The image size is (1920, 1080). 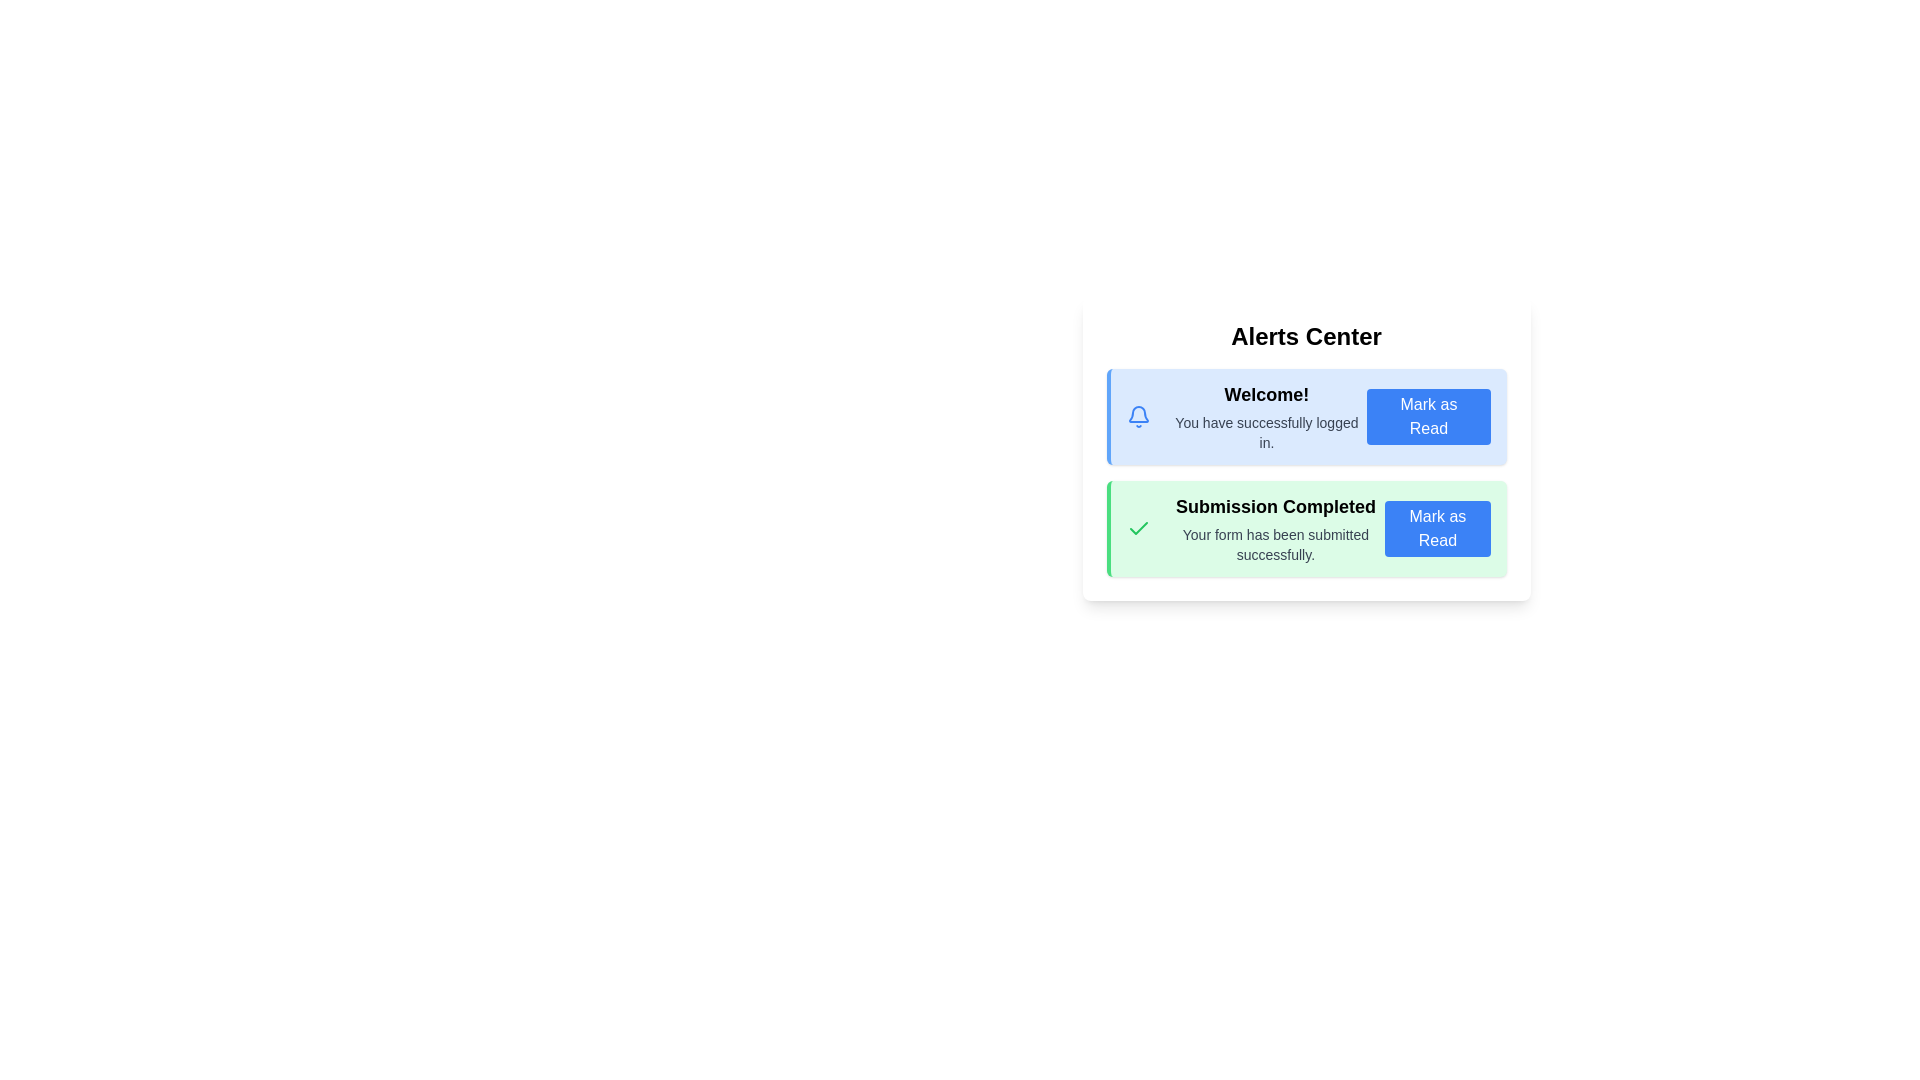 I want to click on the green check mark icon in the Notification card indicating 'Submission Completed' for visual confirmation, so click(x=1308, y=527).